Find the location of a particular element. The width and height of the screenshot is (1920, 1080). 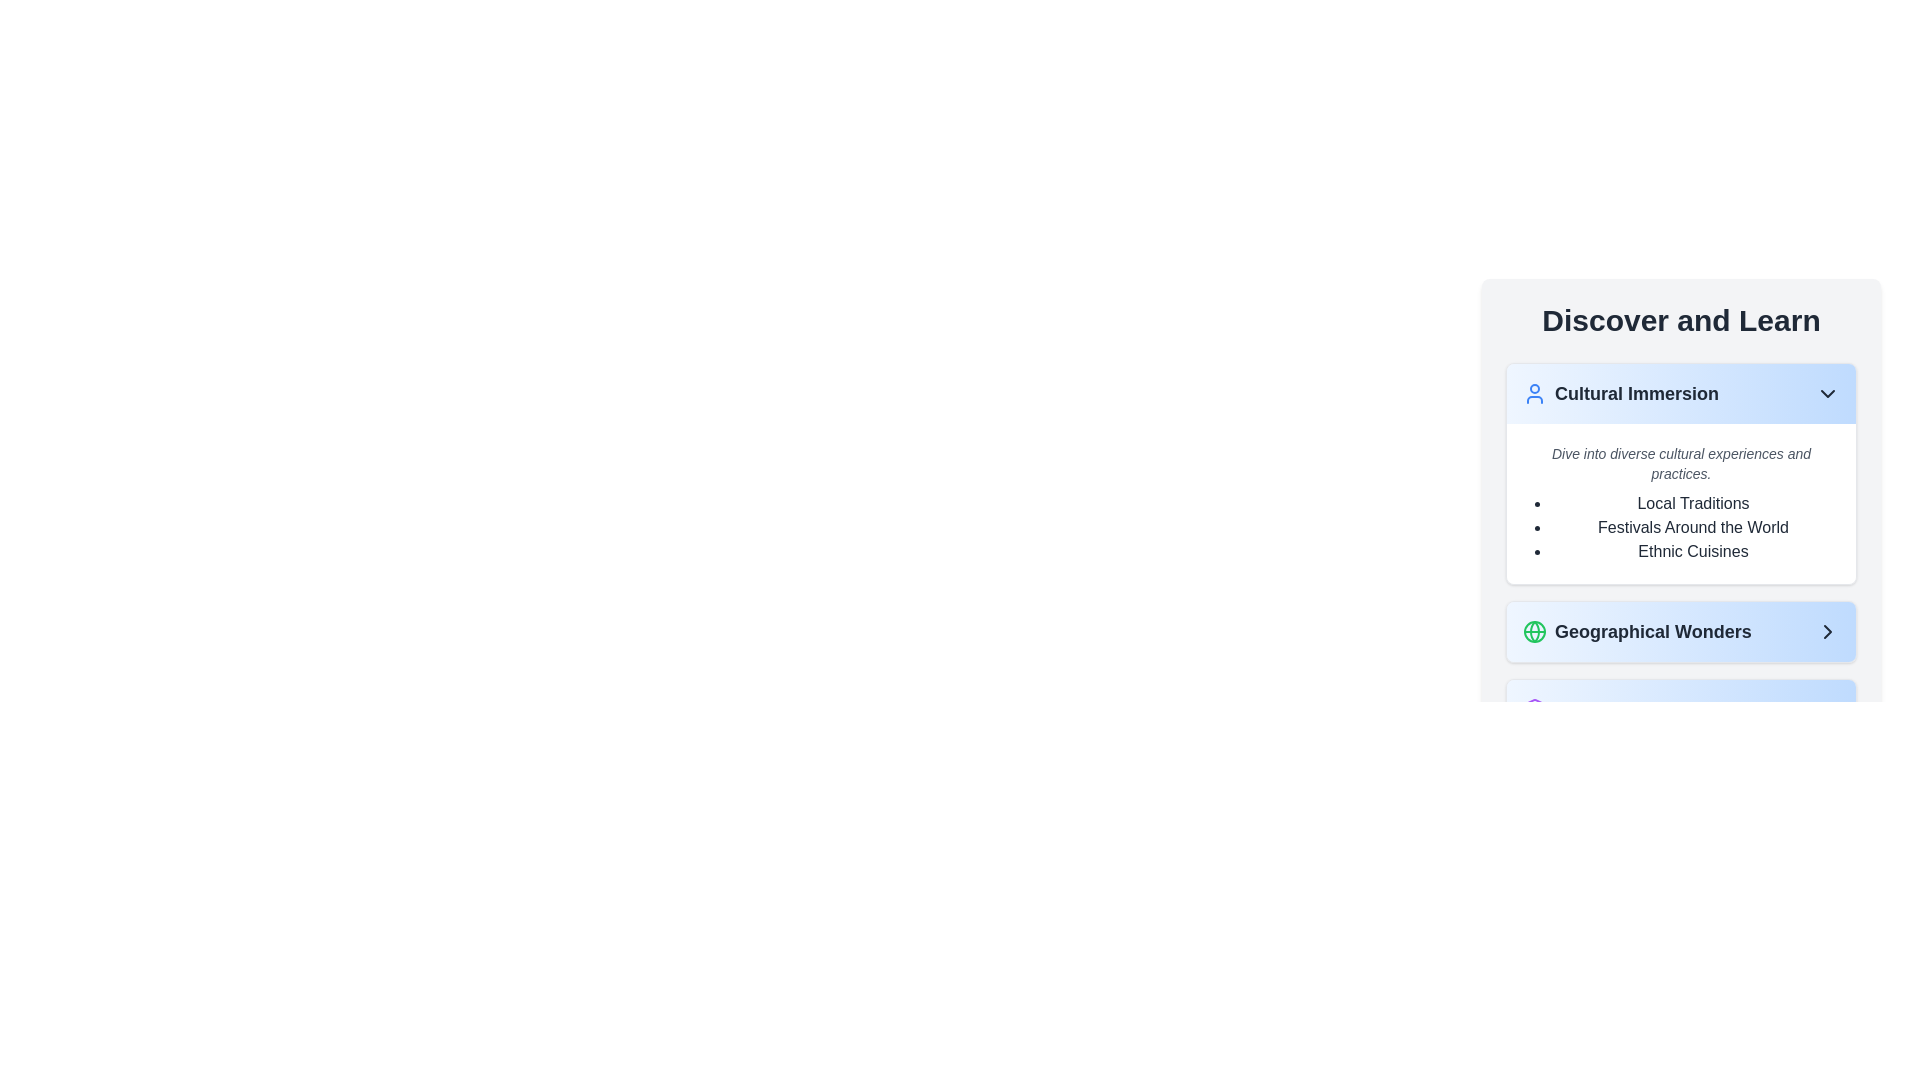

the 'Cultural Immersion' collapsible header button is located at coordinates (1680, 393).